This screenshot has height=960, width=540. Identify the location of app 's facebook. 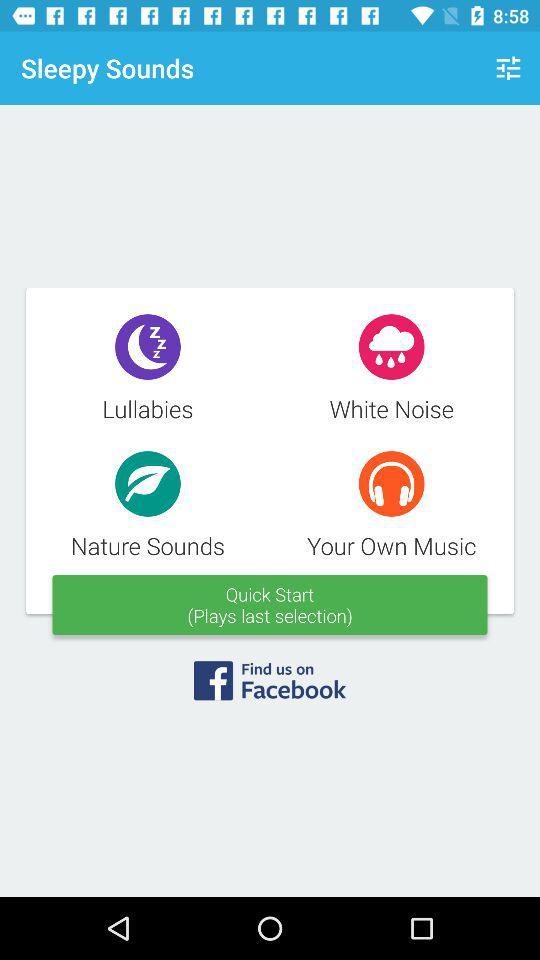
(270, 687).